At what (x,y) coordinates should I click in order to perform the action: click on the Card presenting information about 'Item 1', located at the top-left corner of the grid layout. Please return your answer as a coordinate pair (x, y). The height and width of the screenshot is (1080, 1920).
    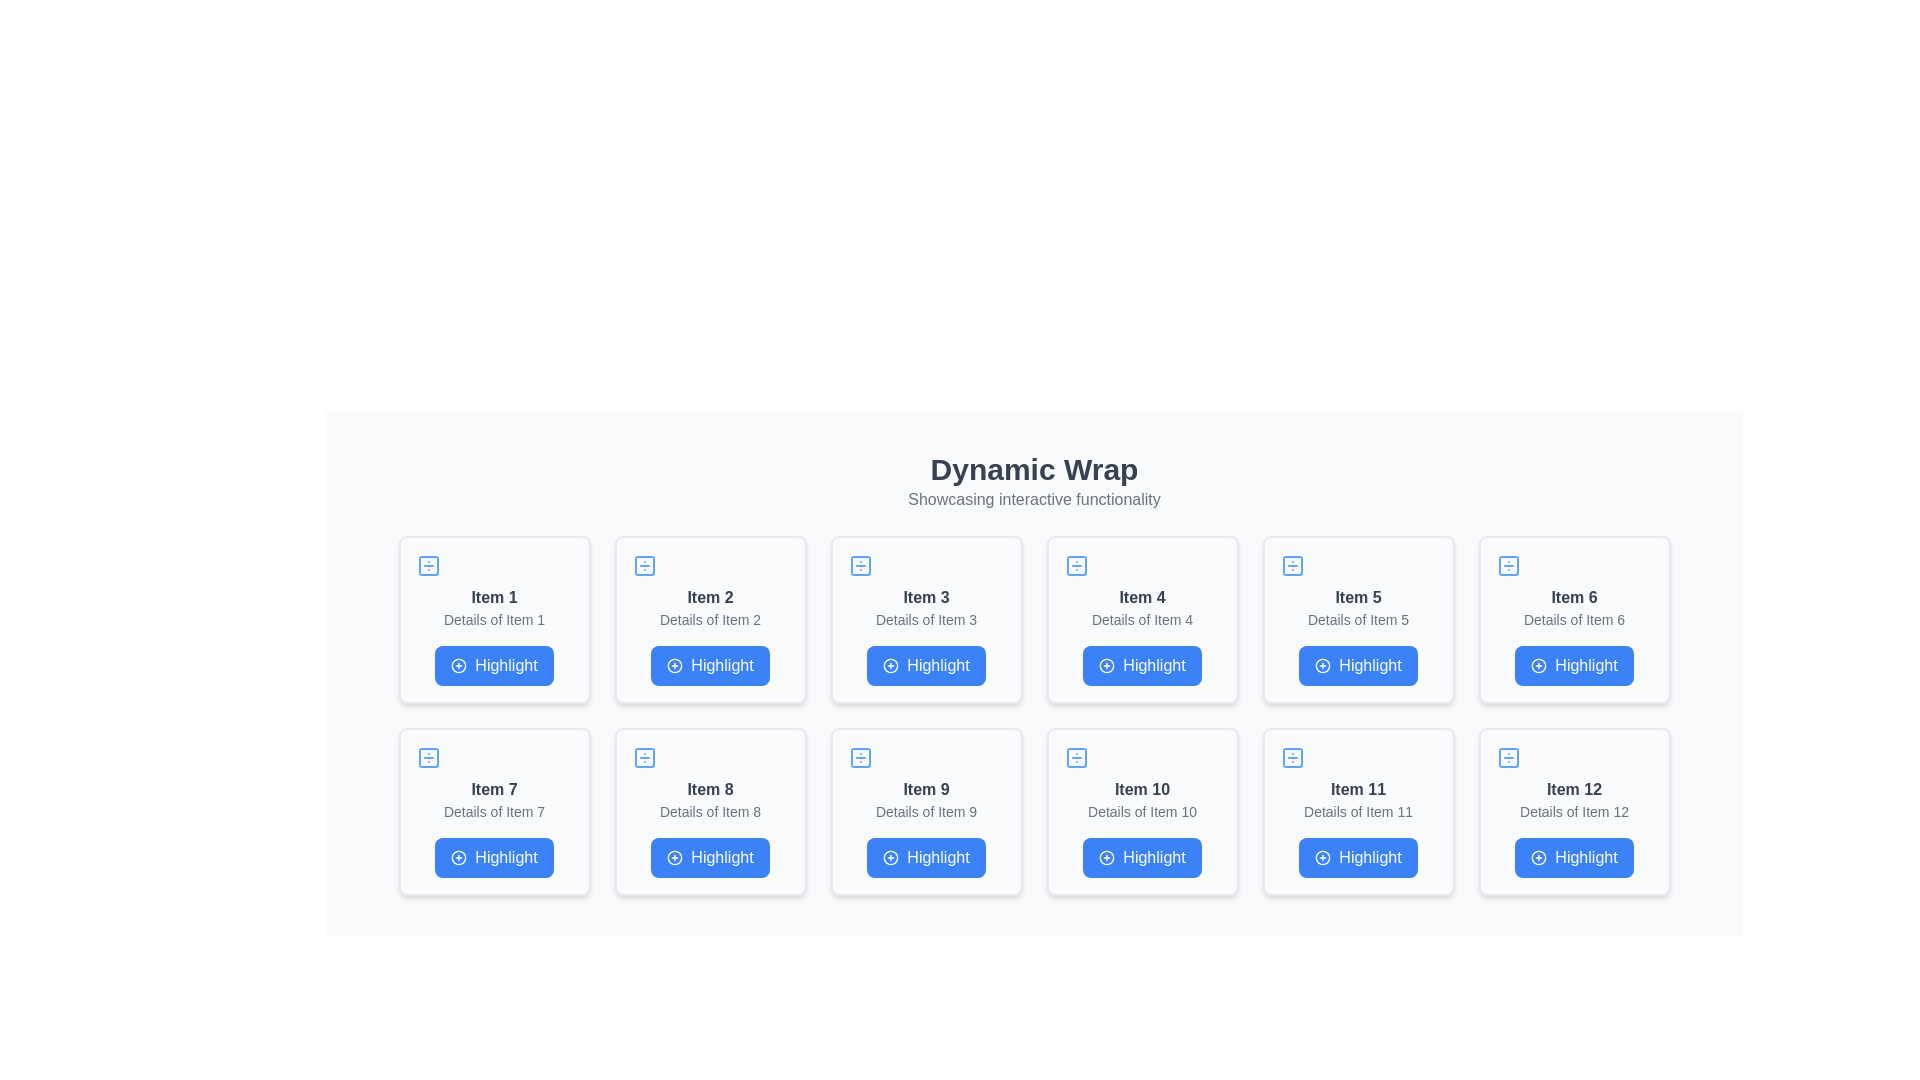
    Looking at the image, I should click on (494, 619).